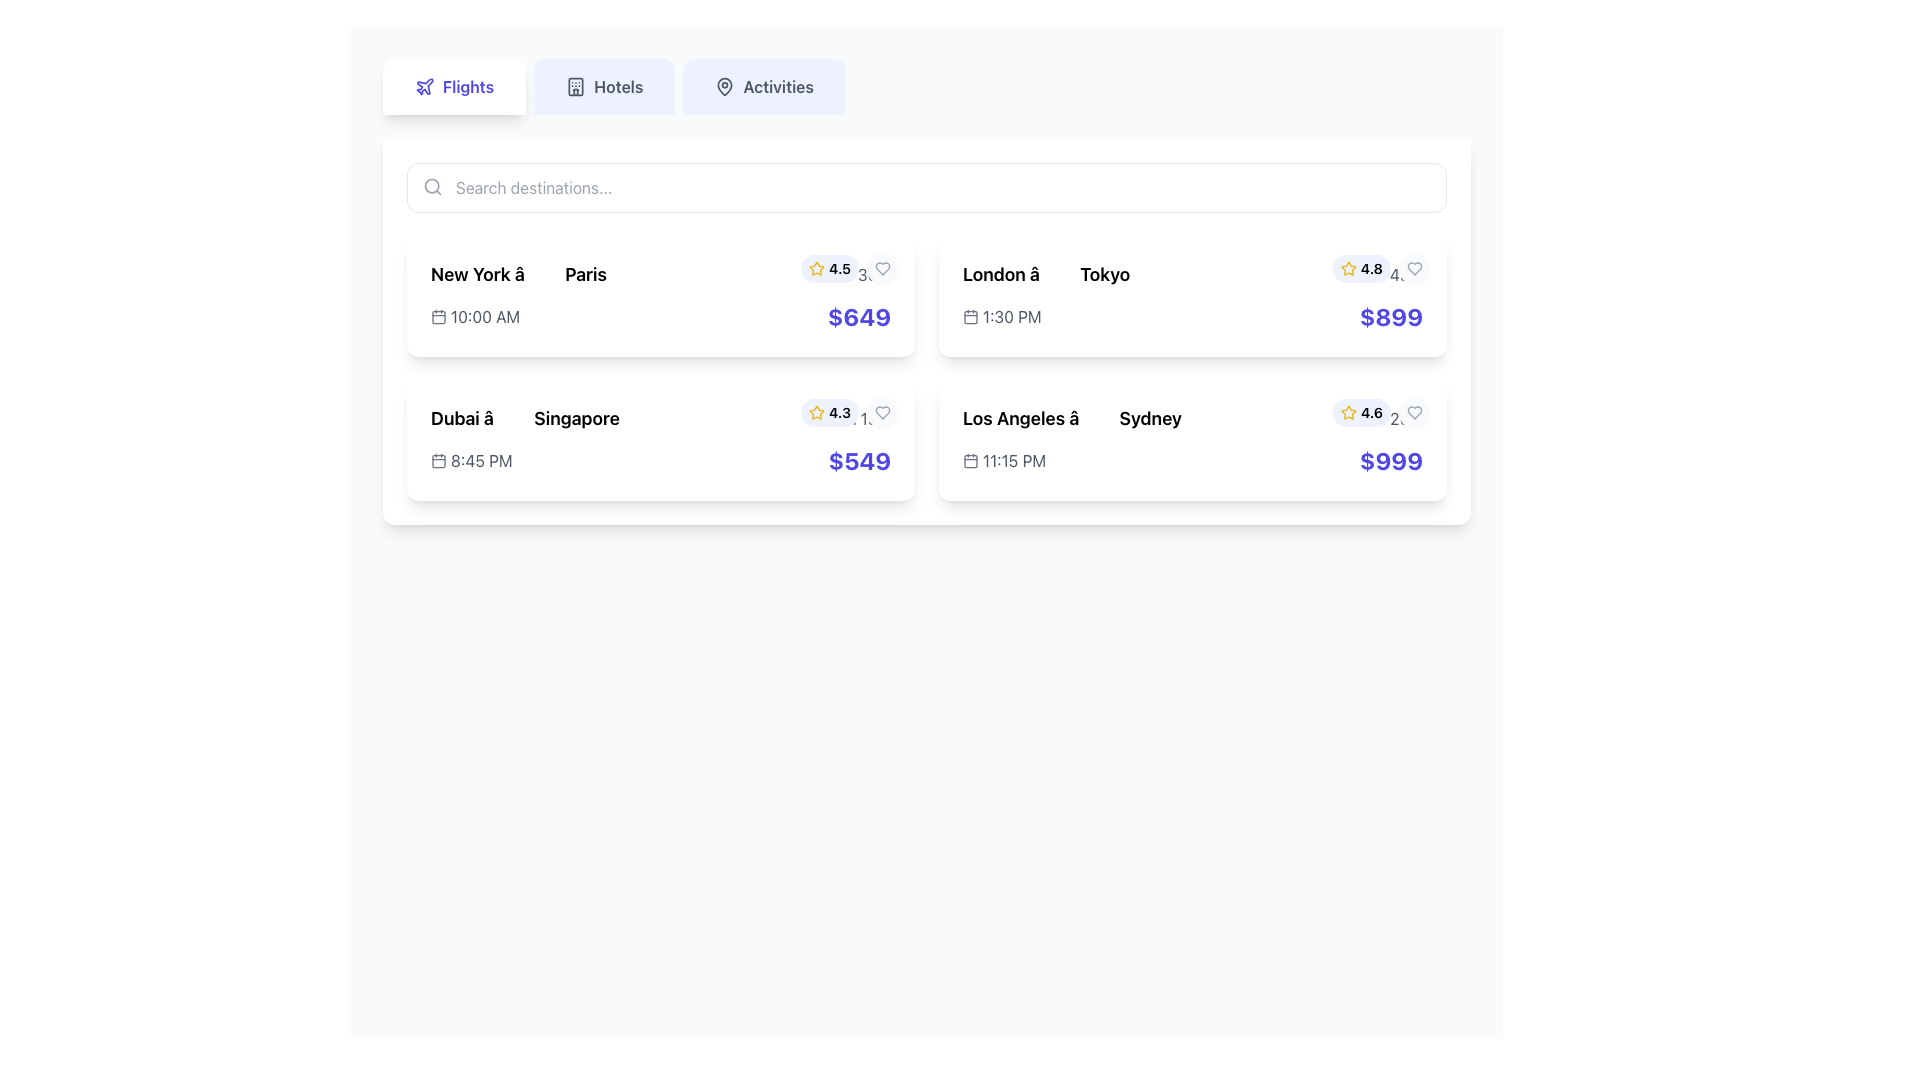 Image resolution: width=1920 pixels, height=1080 pixels. What do you see at coordinates (1414, 411) in the screenshot?
I see `the 'like' button located in the upper-right corner of the flight information card for the flight from Los Angeles to Sydney` at bounding box center [1414, 411].